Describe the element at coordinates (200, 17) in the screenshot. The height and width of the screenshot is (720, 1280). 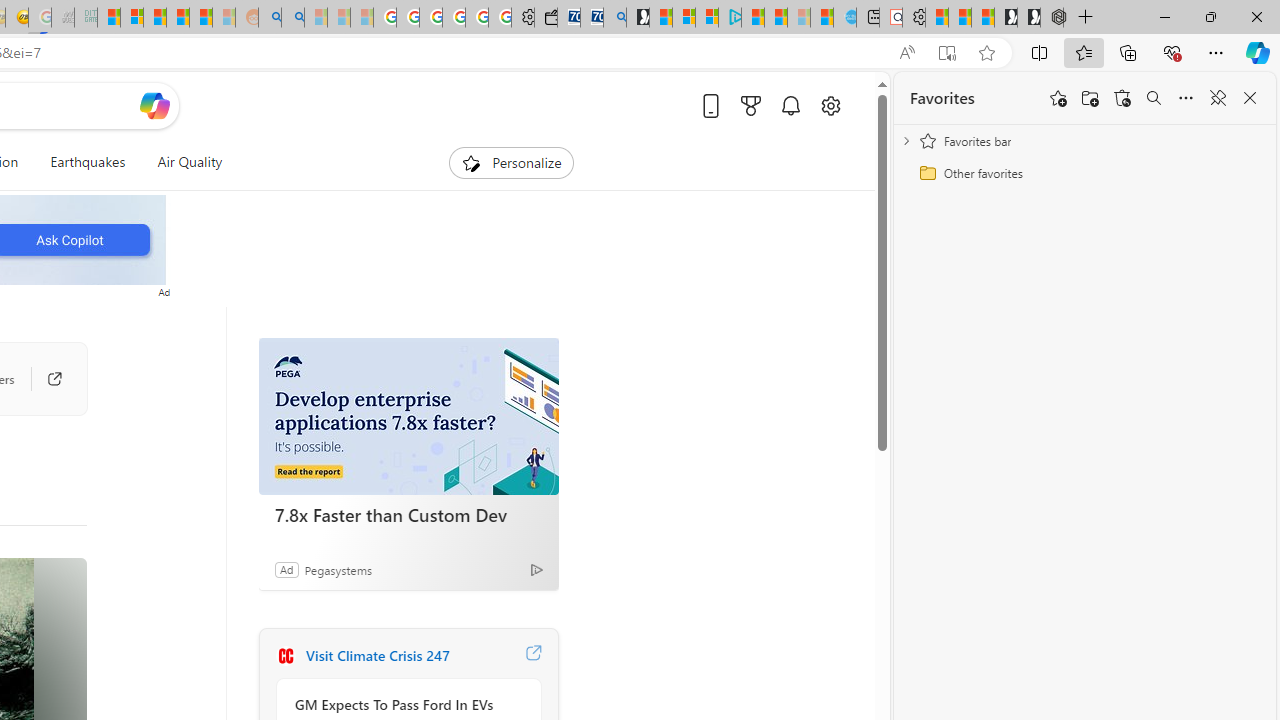
I see `'Student Loan Update: Forgiveness Program Ends This Month'` at that location.